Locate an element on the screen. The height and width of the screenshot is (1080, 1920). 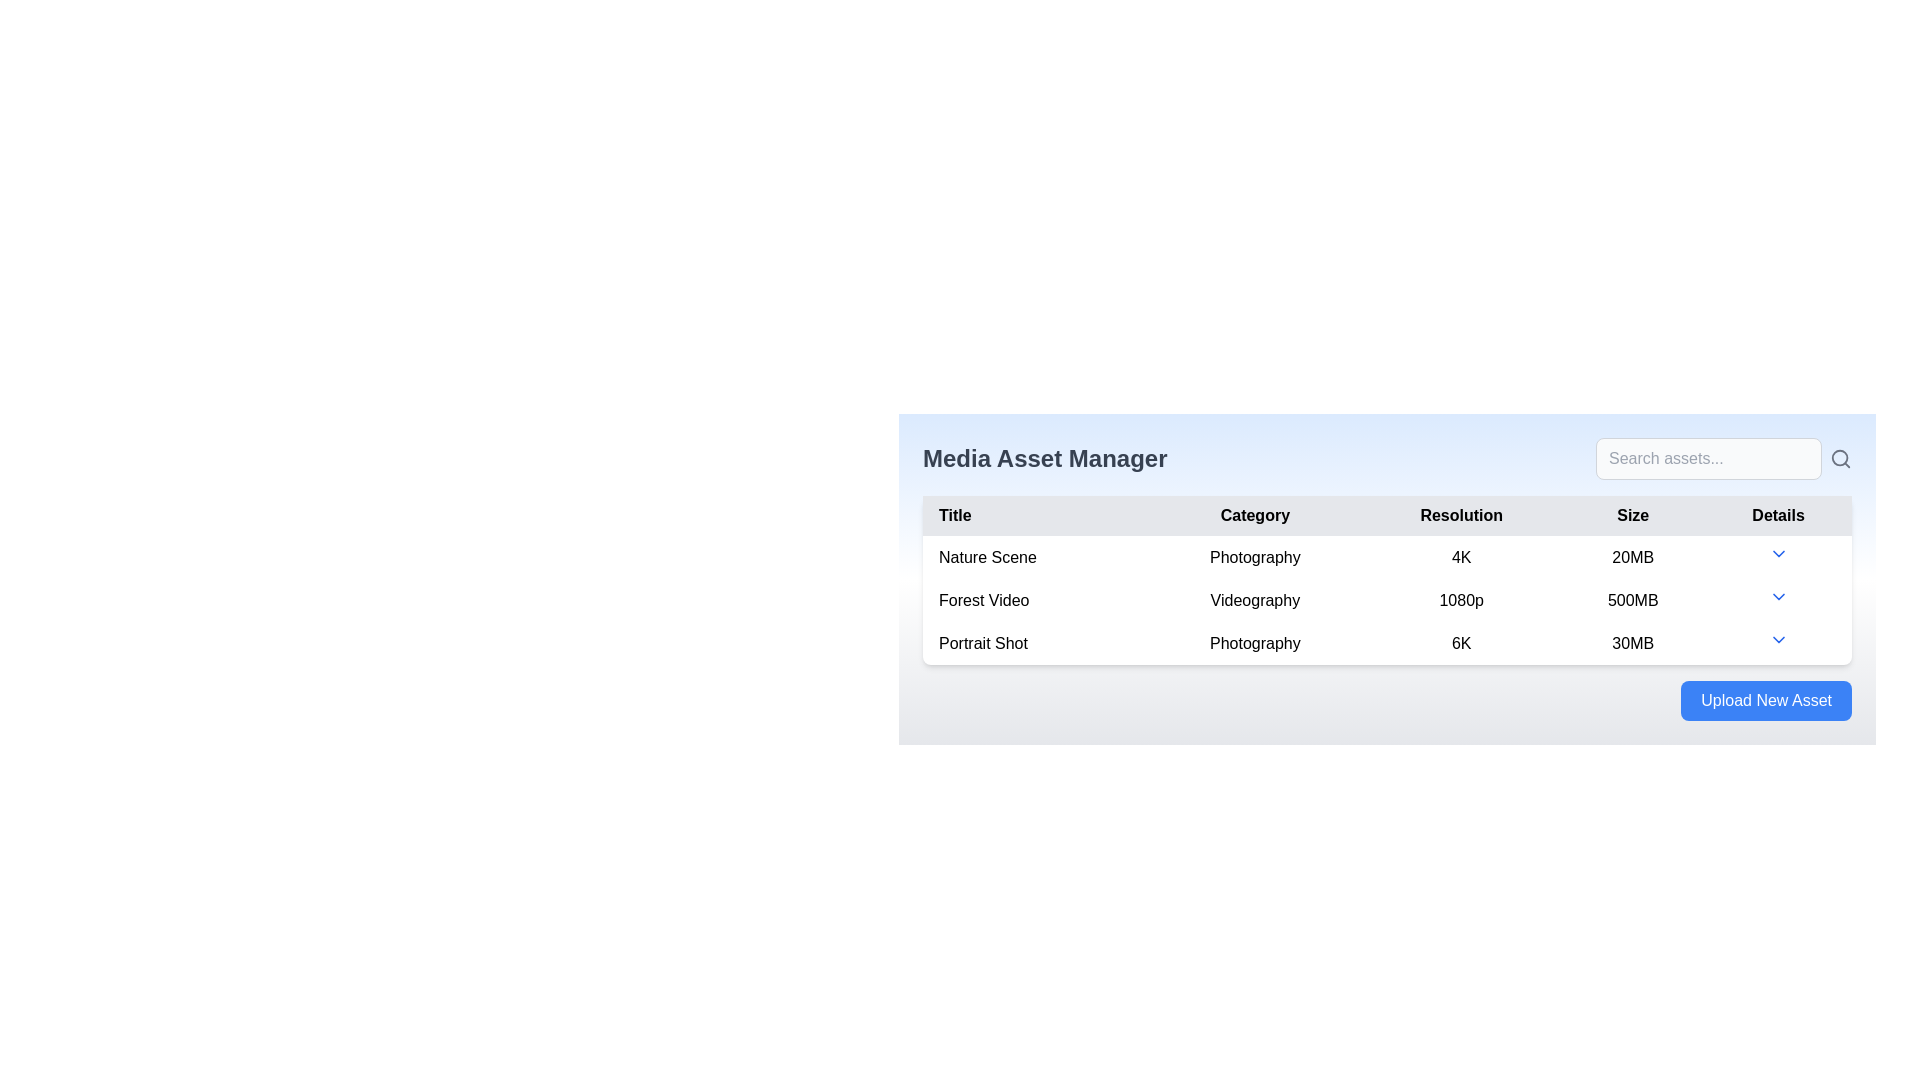
the downward-pointing chevron icon located is located at coordinates (1778, 557).